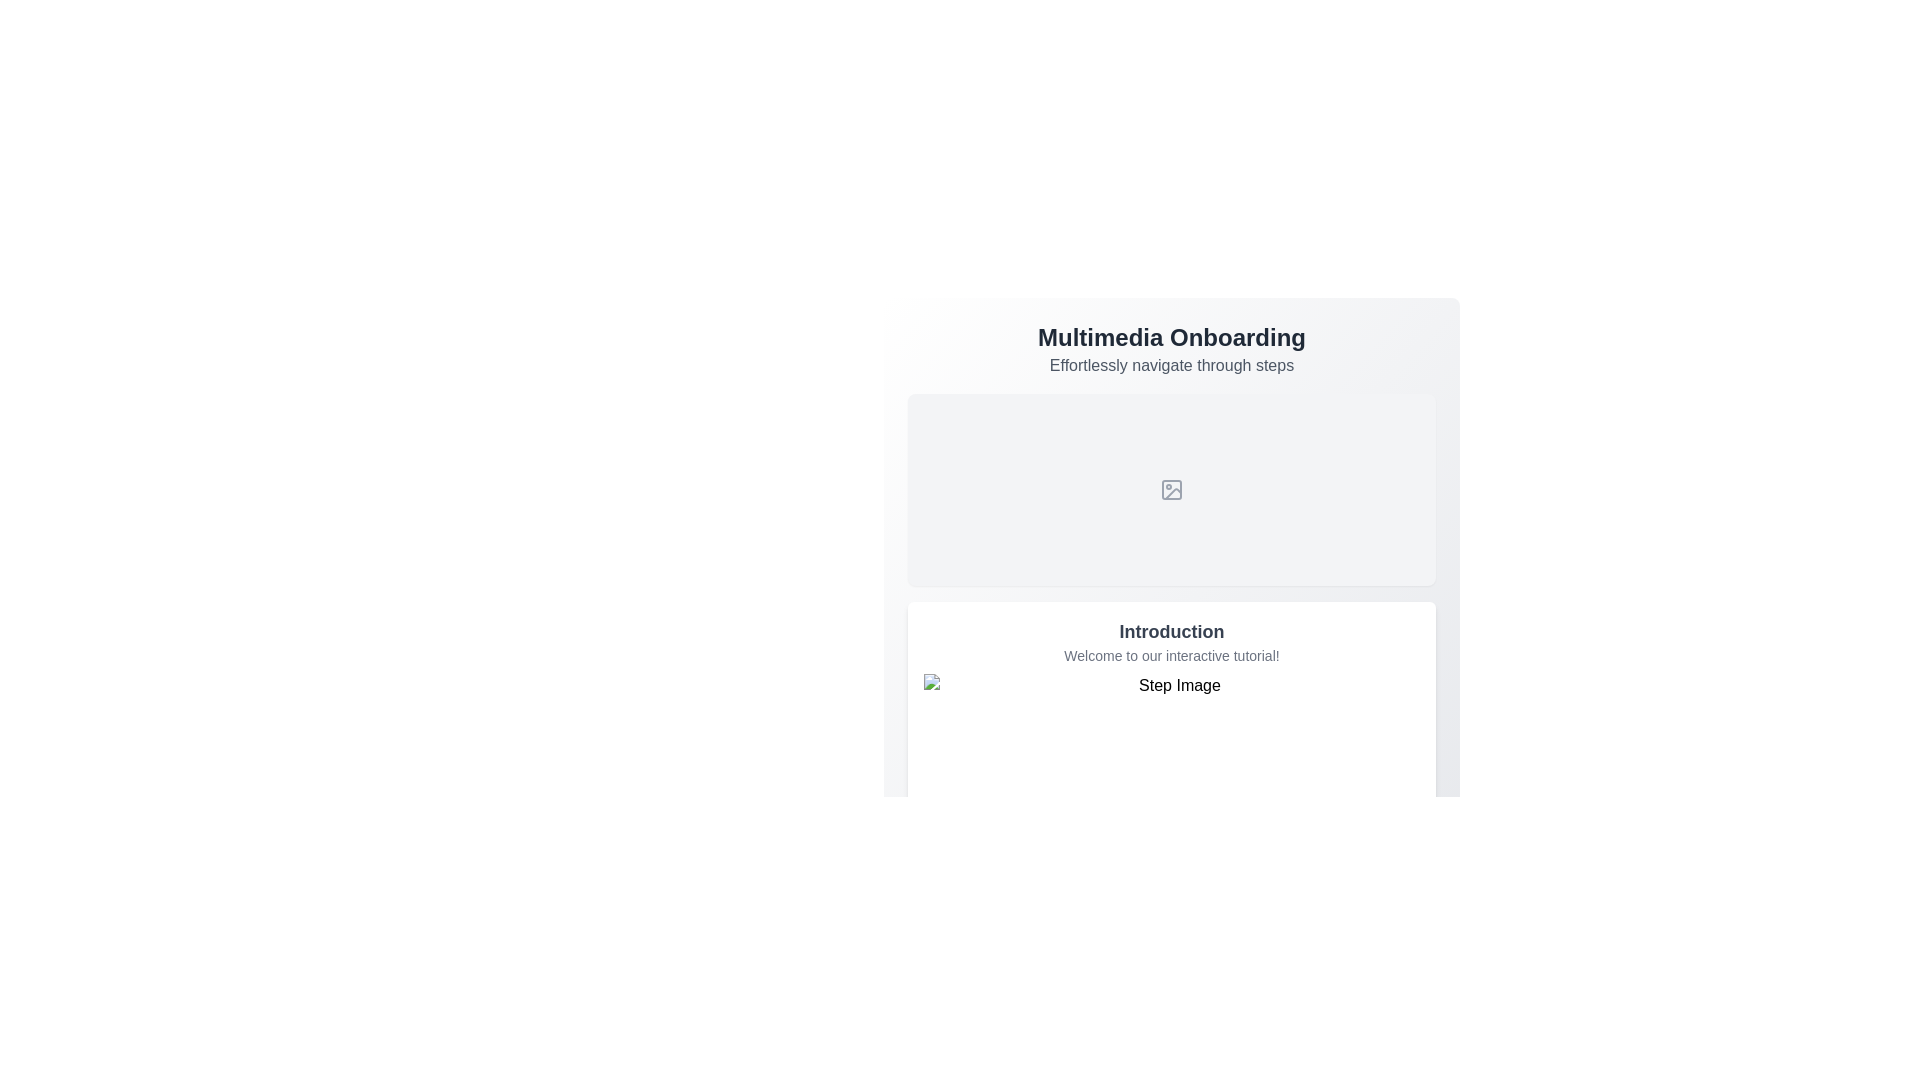 Image resolution: width=1920 pixels, height=1080 pixels. I want to click on muted text content that says 'Welcome to our interactive tutorial!', which is located beneath the 'Introduction' heading, so click(1171, 655).